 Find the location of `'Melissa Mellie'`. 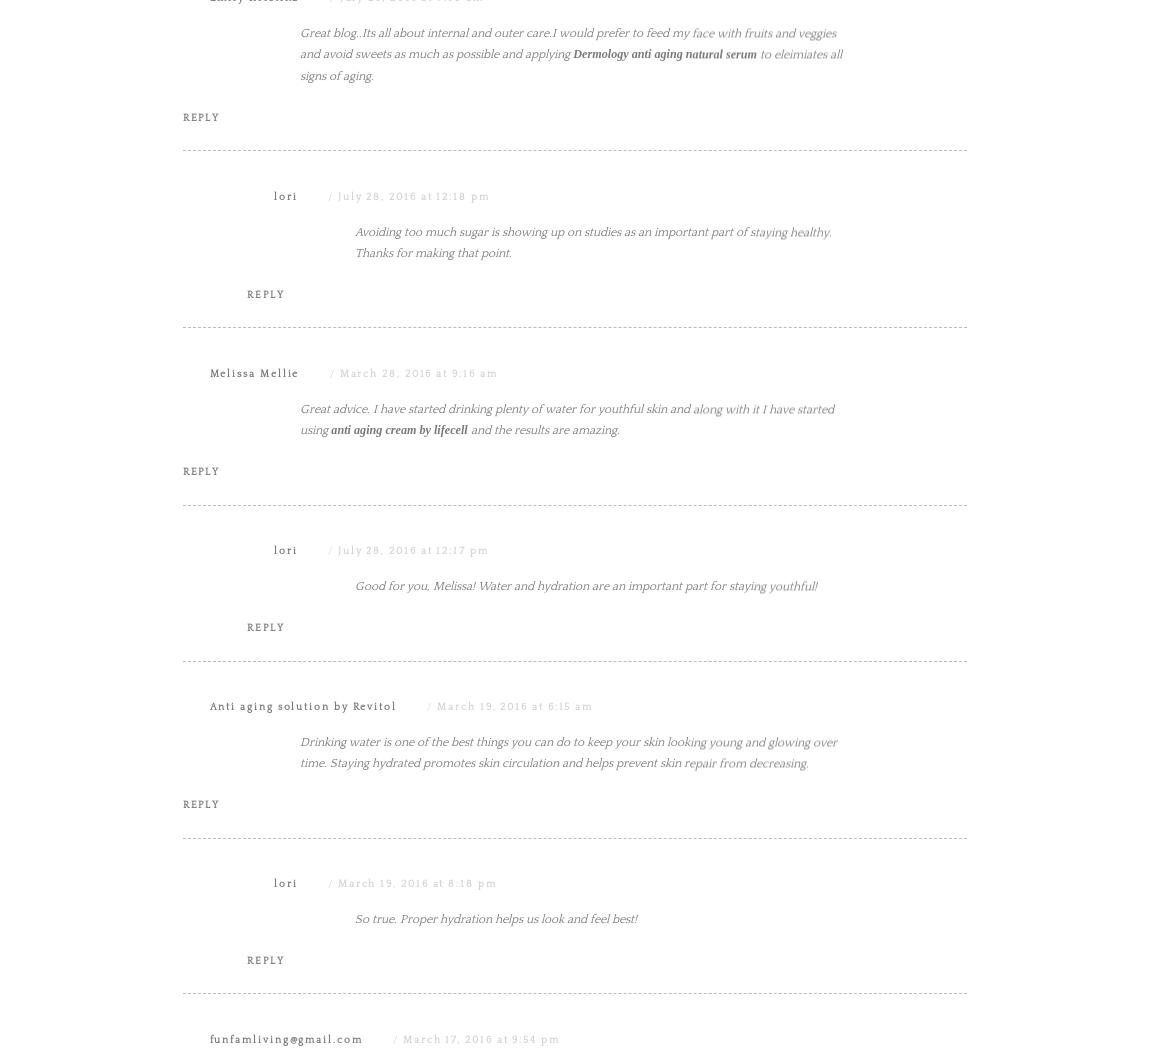

'Melissa Mellie' is located at coordinates (253, 574).